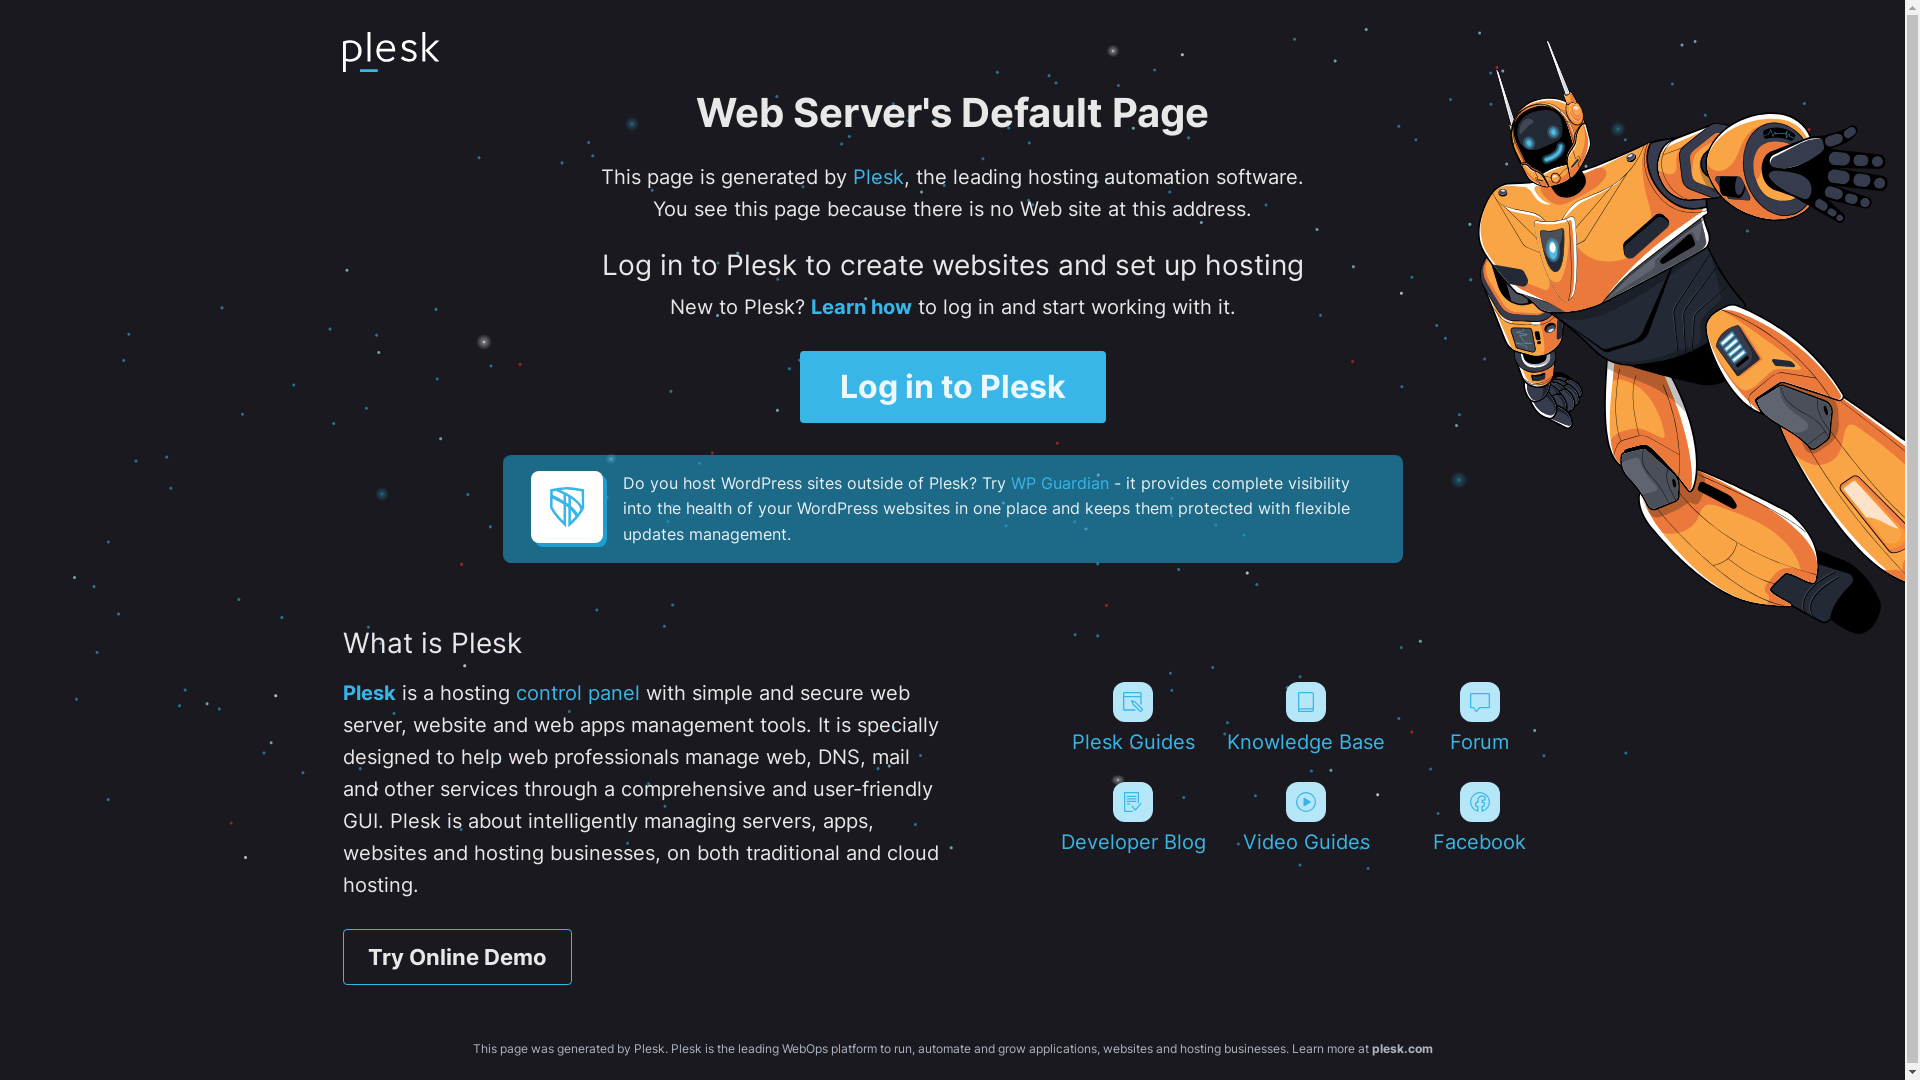 This screenshot has height=1080, width=1920. I want to click on 'Try Online Demo', so click(341, 955).